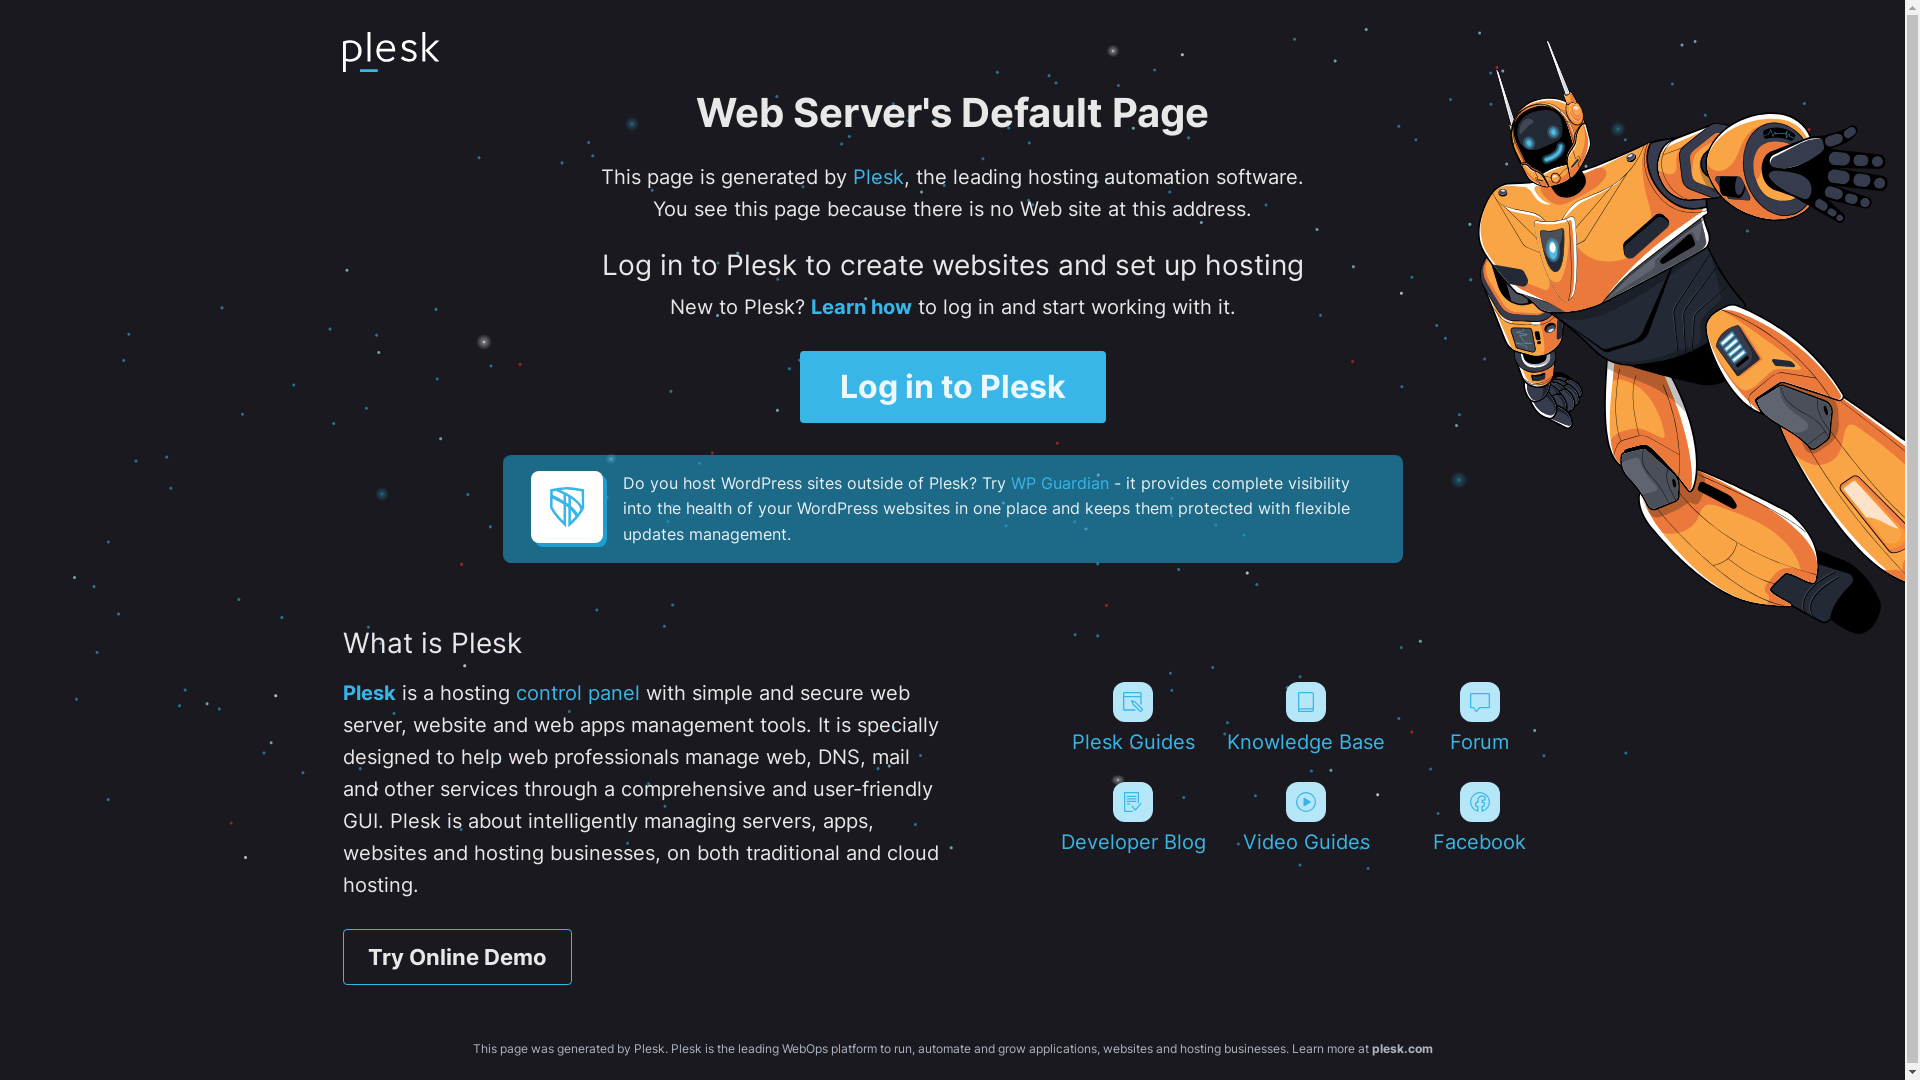 This screenshot has height=1080, width=1920. I want to click on 'Try Online Demo', so click(341, 955).